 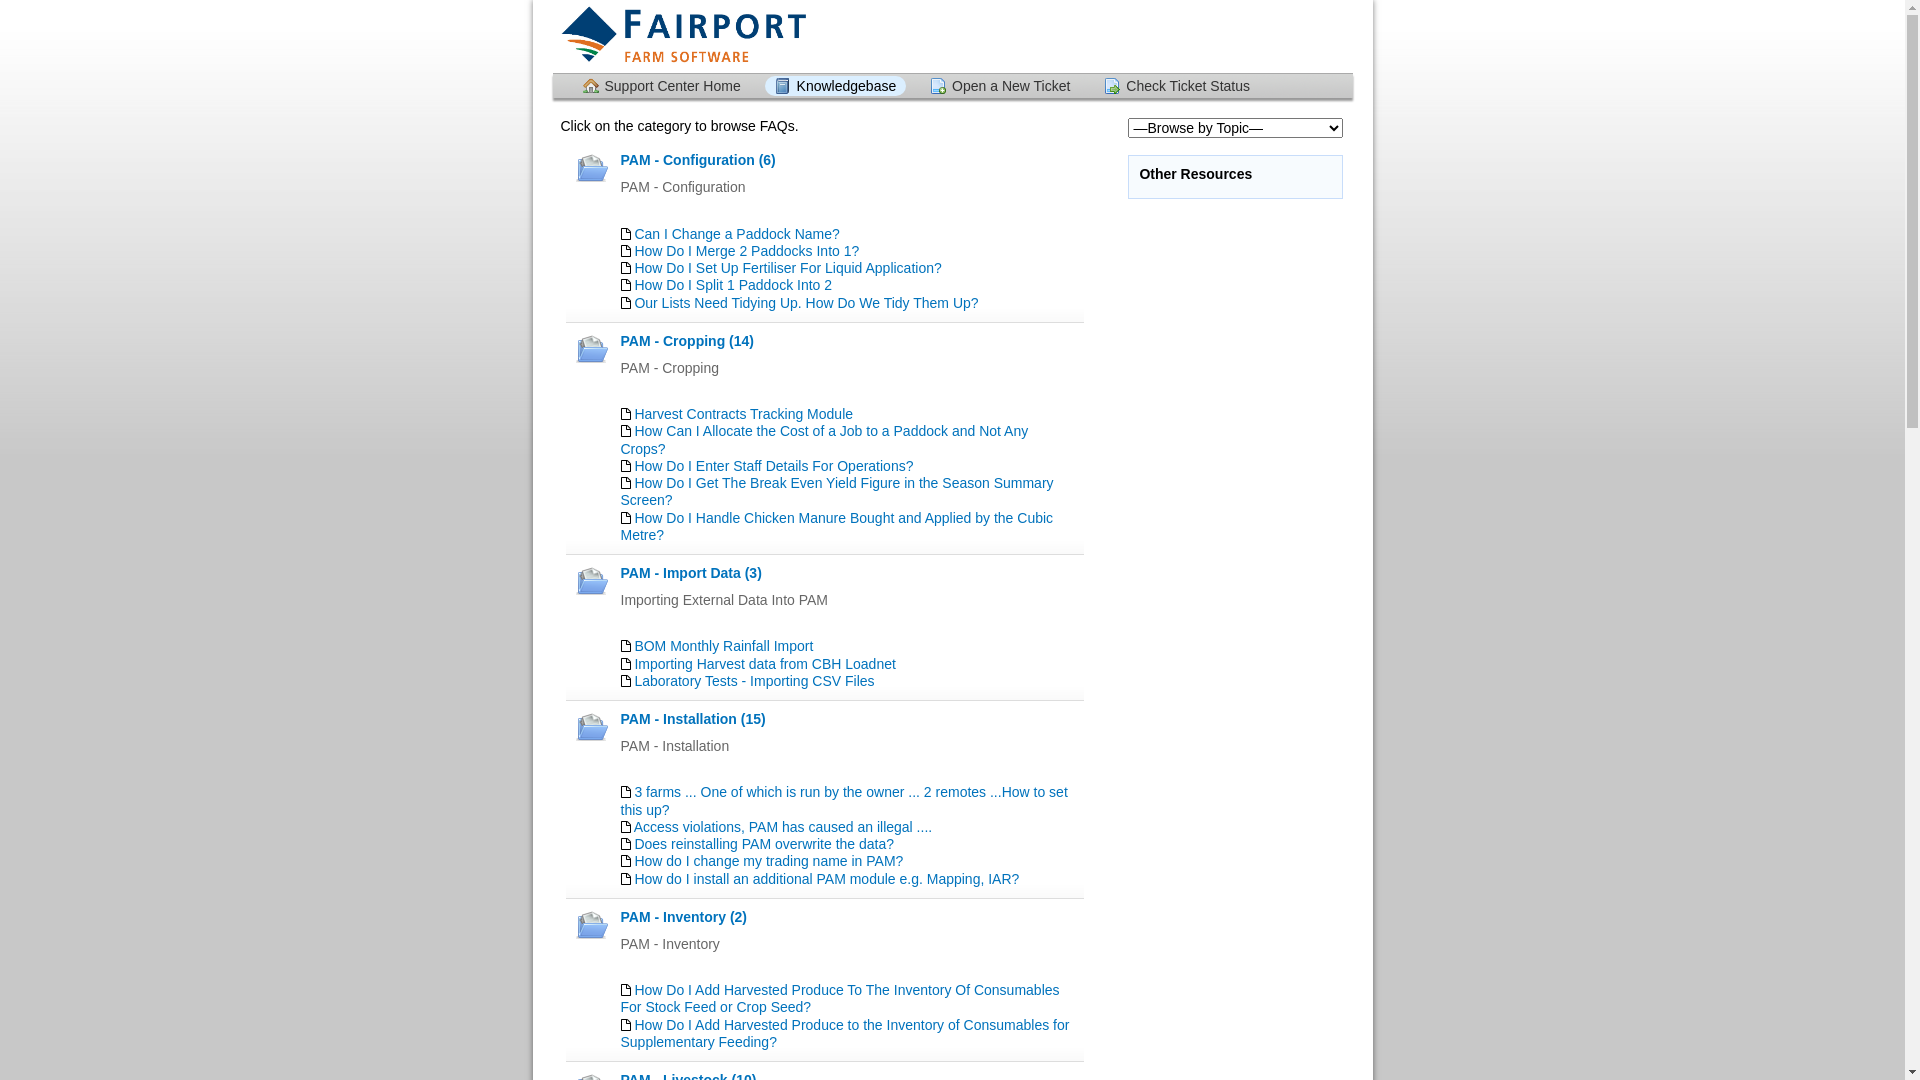 What do you see at coordinates (632, 878) in the screenshot?
I see `'How do I install an additional PAM module e.g. Mapping, IAR?'` at bounding box center [632, 878].